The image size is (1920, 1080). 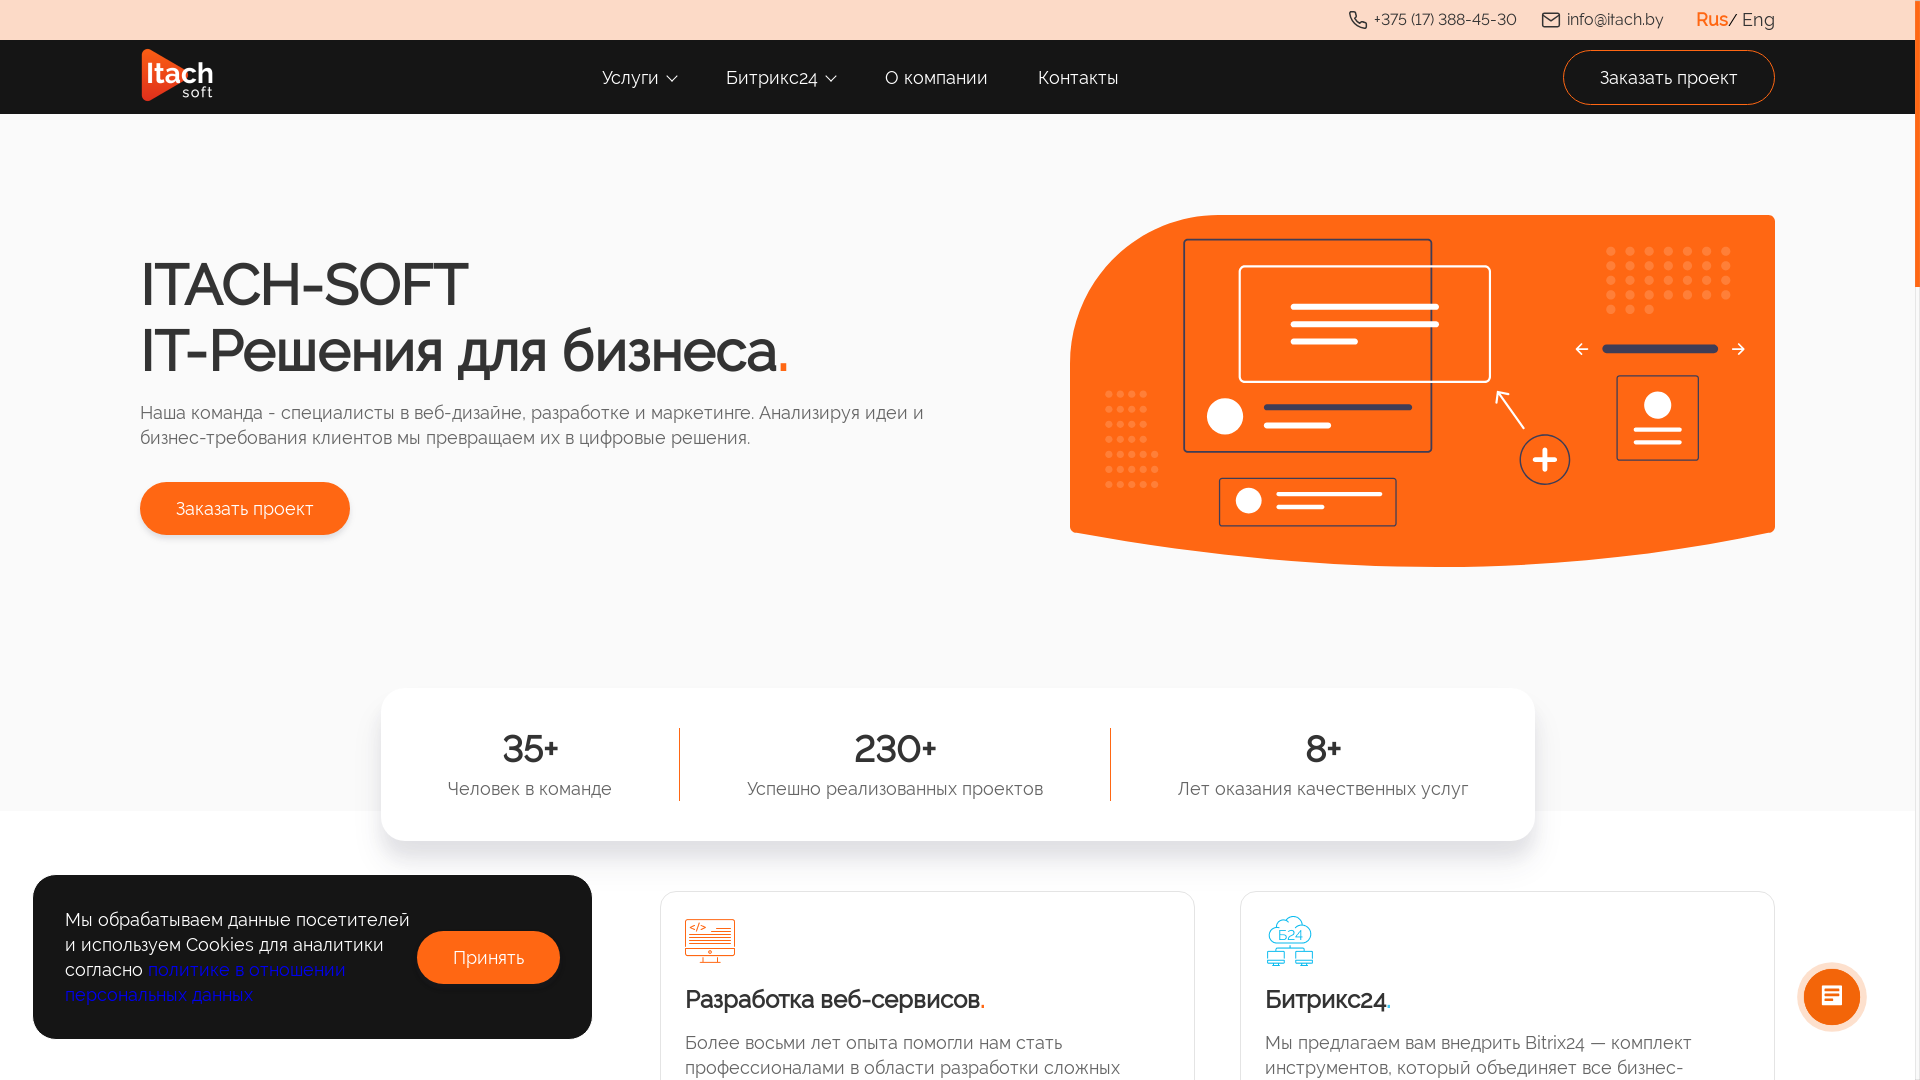 I want to click on 'info@itach.by', so click(x=1602, y=19).